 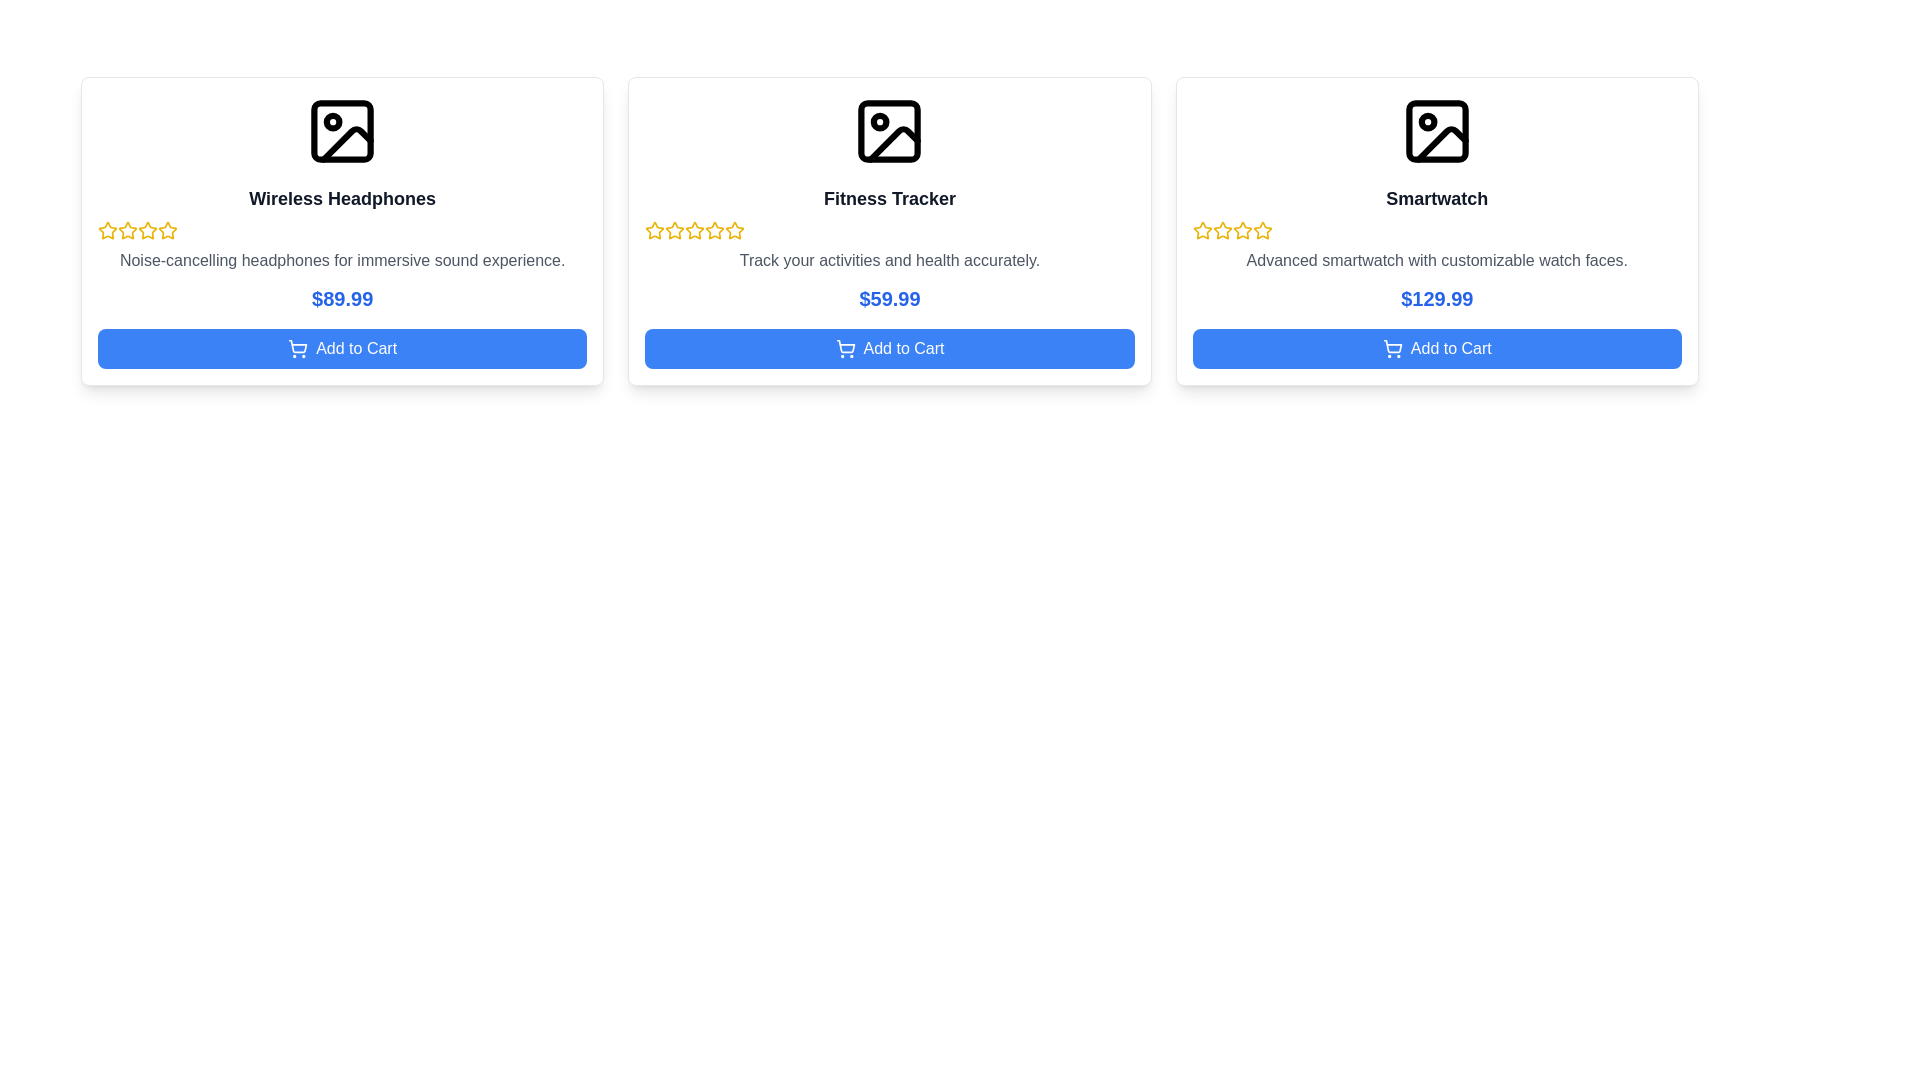 What do you see at coordinates (888, 299) in the screenshot?
I see `the price label displaying '$59.99' in bold blue font within the Fitness Tracker product card, located between the description text and the 'Add to Cart' button` at bounding box center [888, 299].